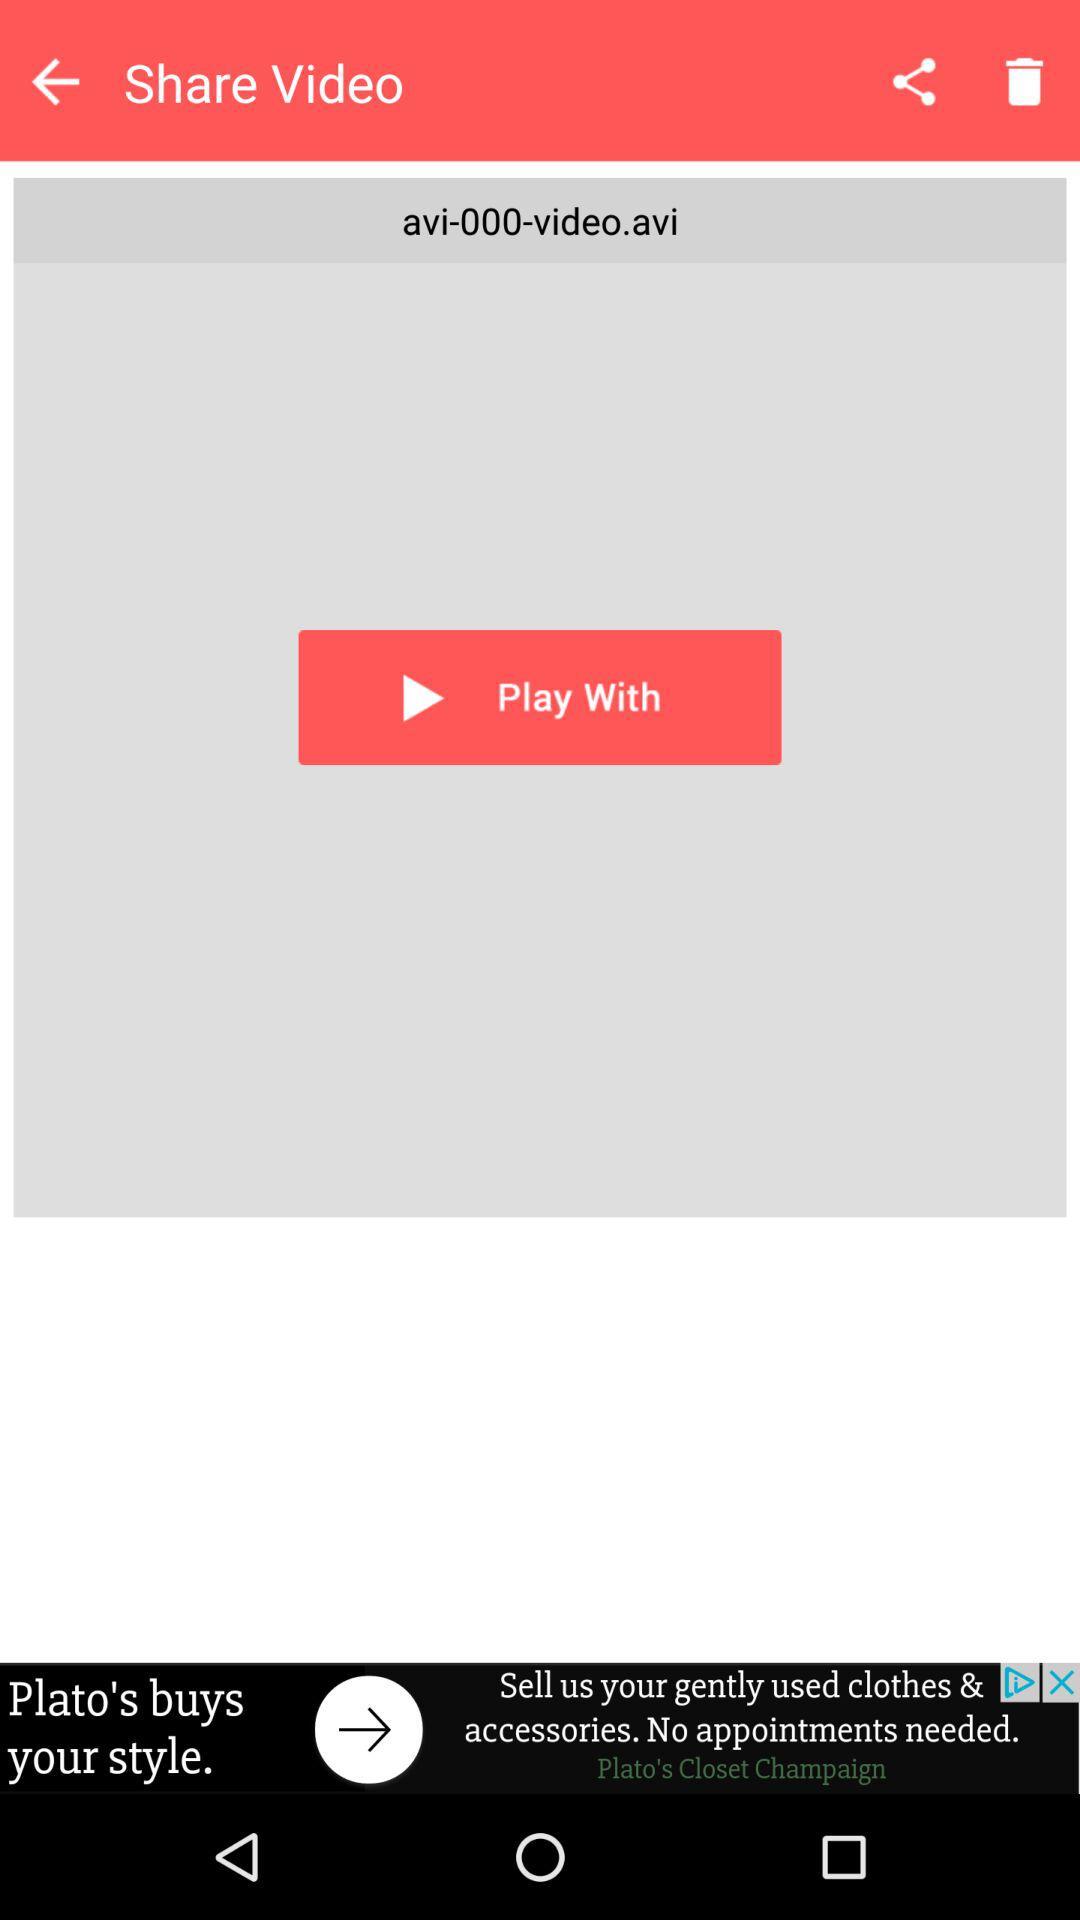 The width and height of the screenshot is (1080, 1920). Describe the element at coordinates (1024, 80) in the screenshot. I see `discard file` at that location.